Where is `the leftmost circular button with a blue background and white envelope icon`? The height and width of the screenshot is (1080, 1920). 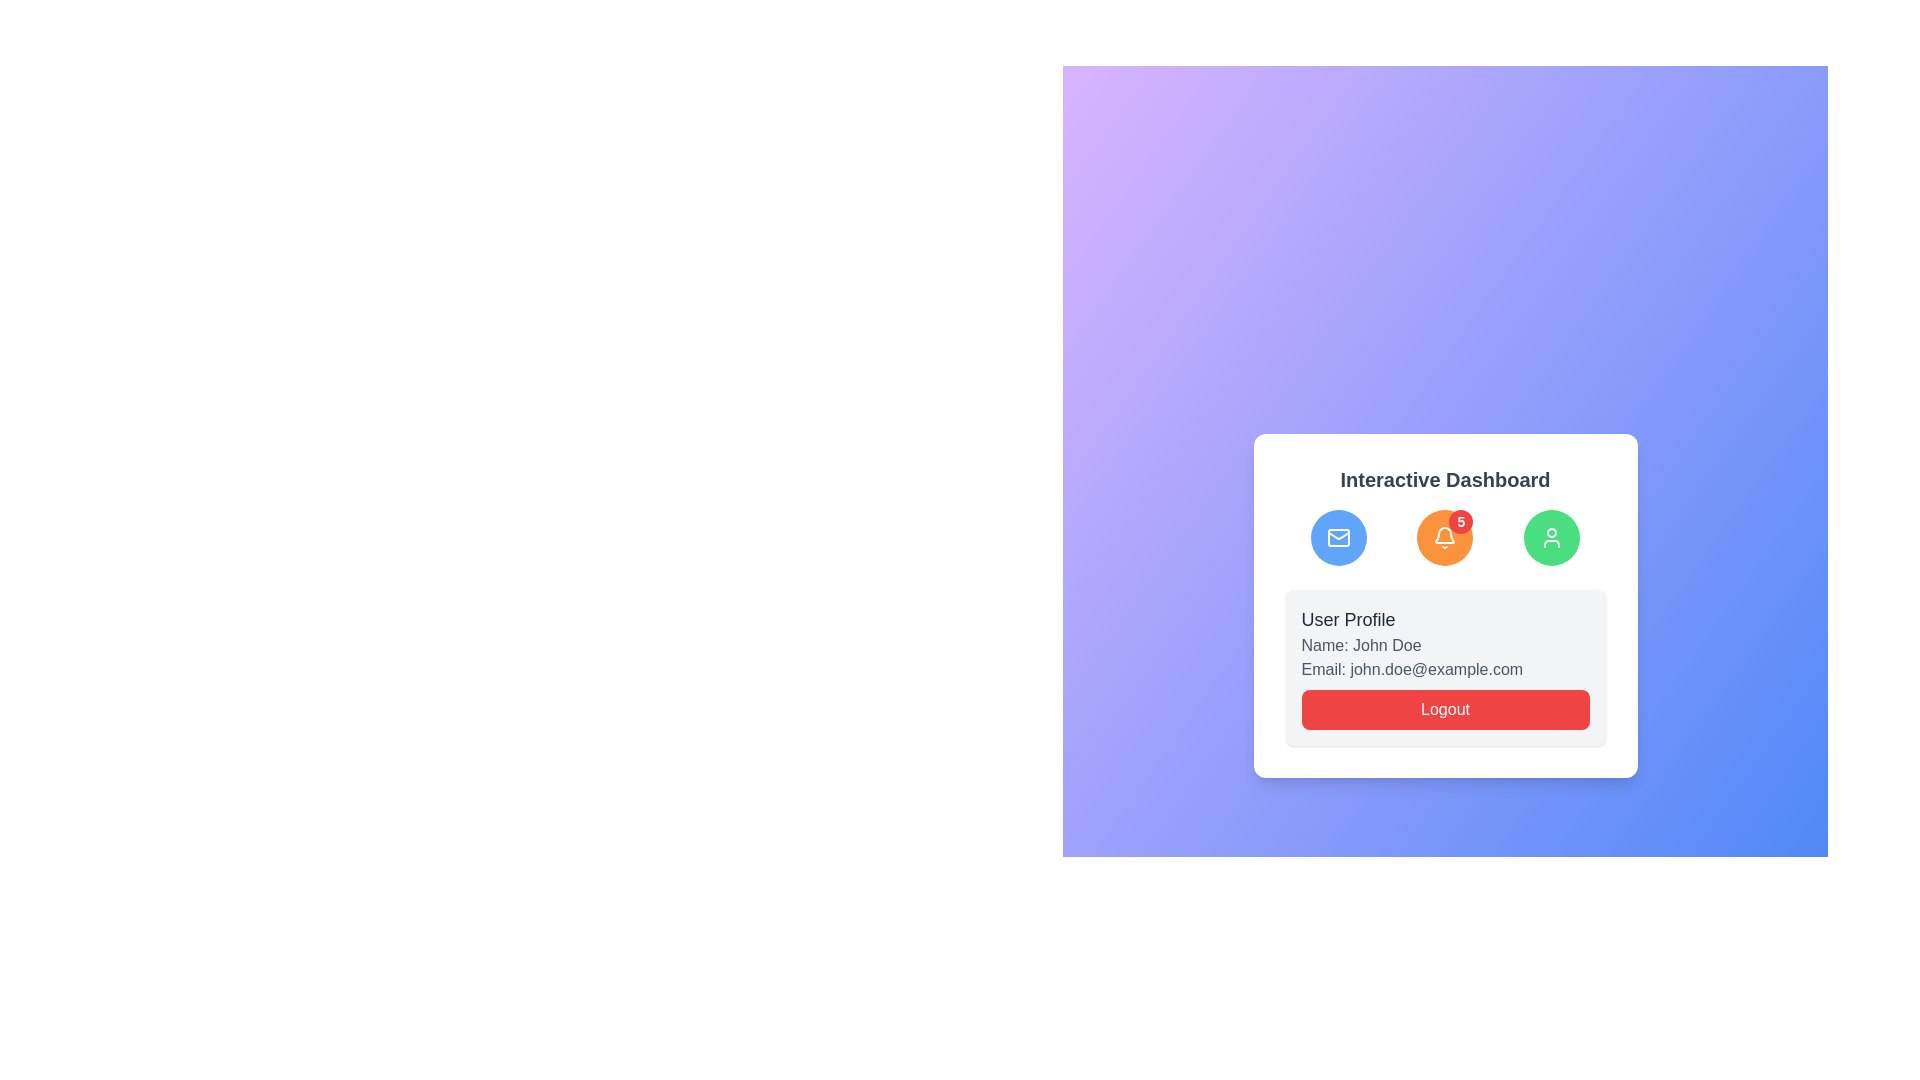 the leftmost circular button with a blue background and white envelope icon is located at coordinates (1338, 536).